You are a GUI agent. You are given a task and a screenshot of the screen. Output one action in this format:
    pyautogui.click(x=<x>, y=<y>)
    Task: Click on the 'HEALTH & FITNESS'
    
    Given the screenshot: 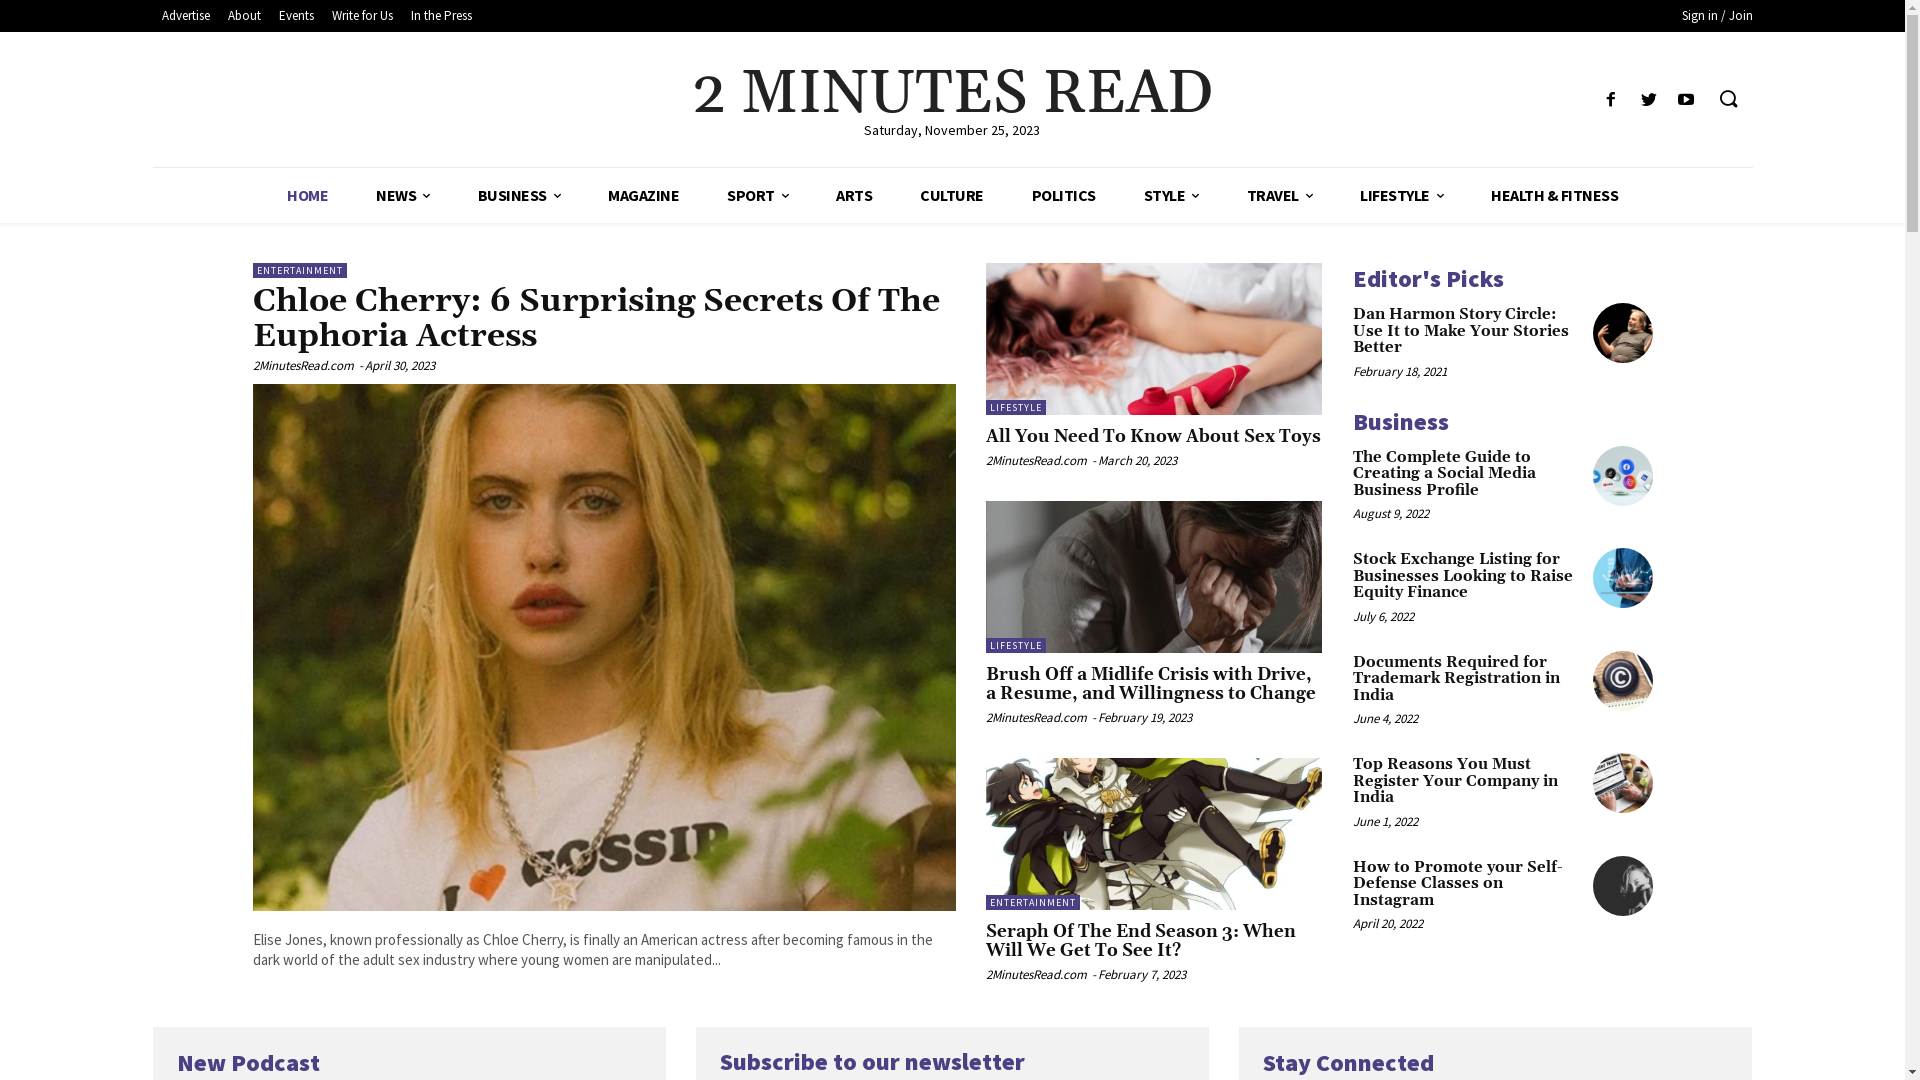 What is the action you would take?
    pyautogui.click(x=1553, y=195)
    